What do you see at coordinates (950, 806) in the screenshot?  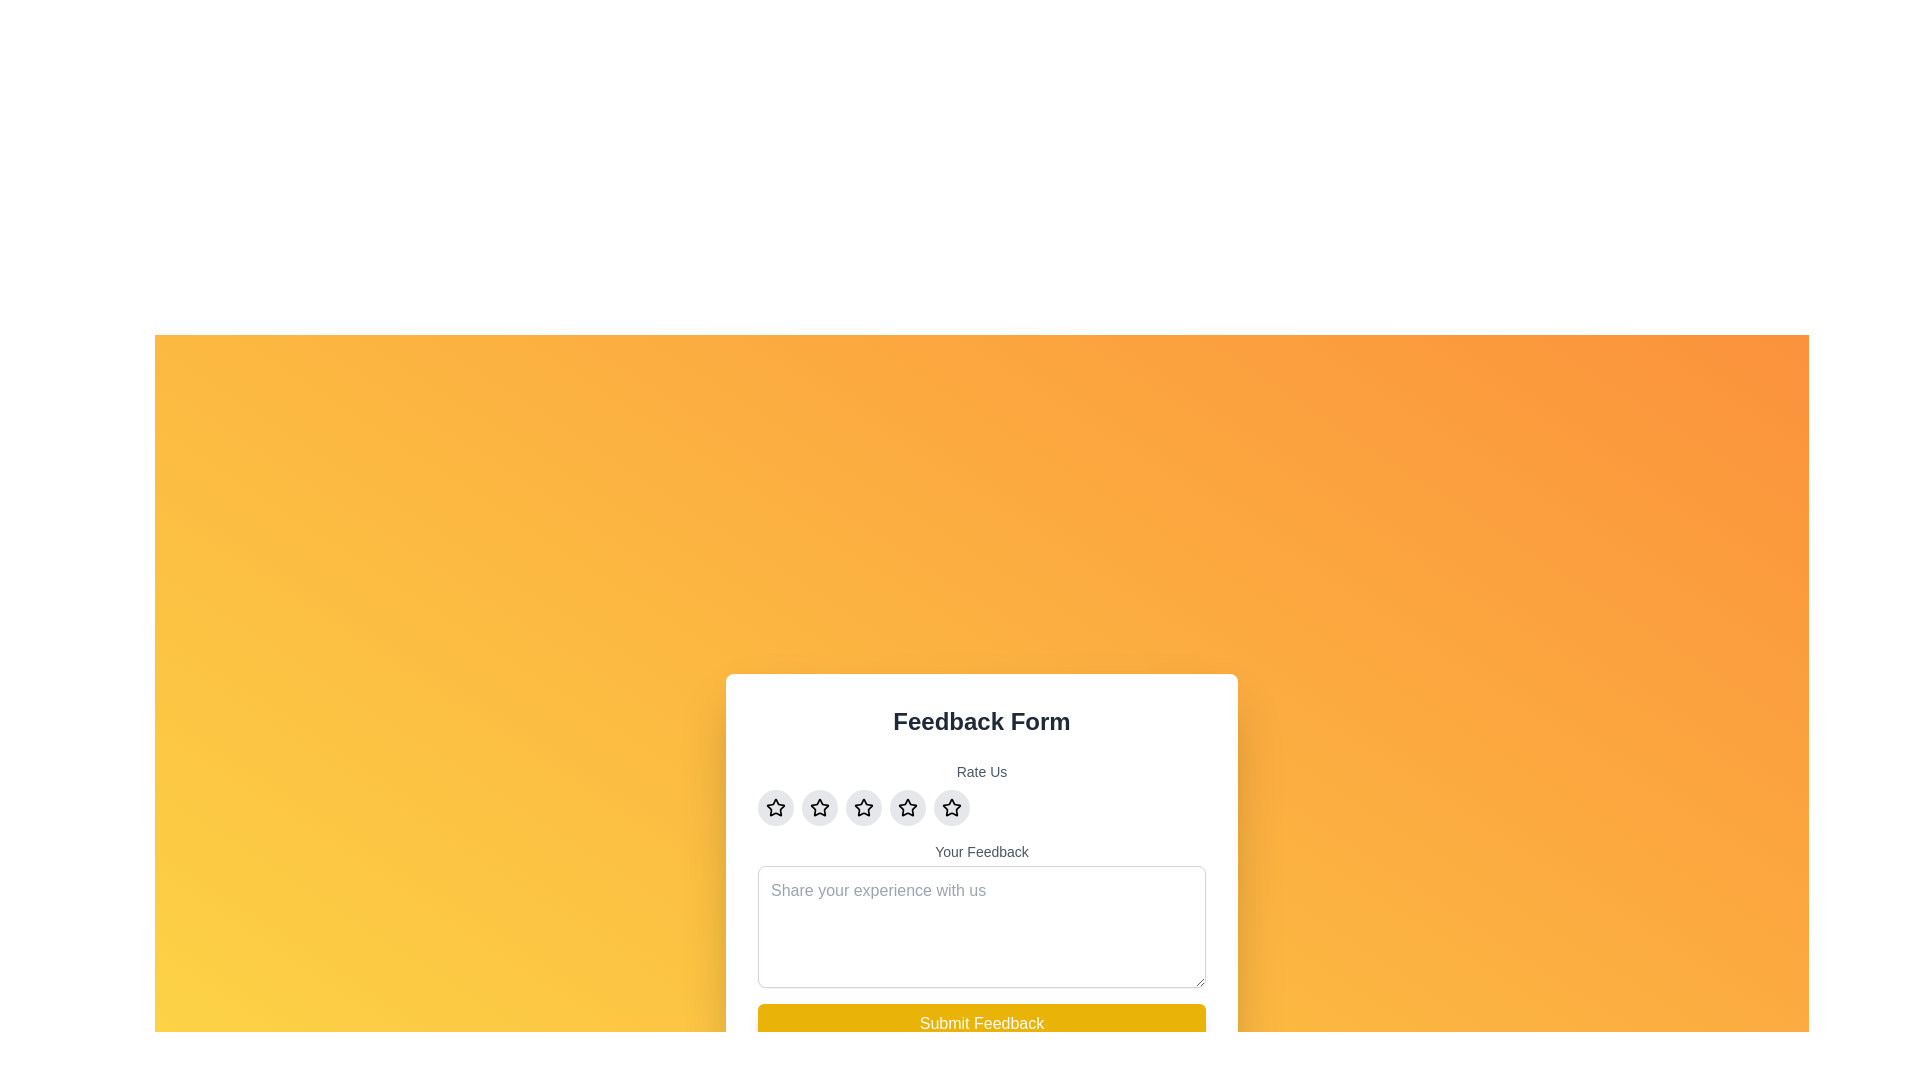 I see `the fifth star-shaped icon with a hollow center in the feedback form interface` at bounding box center [950, 806].